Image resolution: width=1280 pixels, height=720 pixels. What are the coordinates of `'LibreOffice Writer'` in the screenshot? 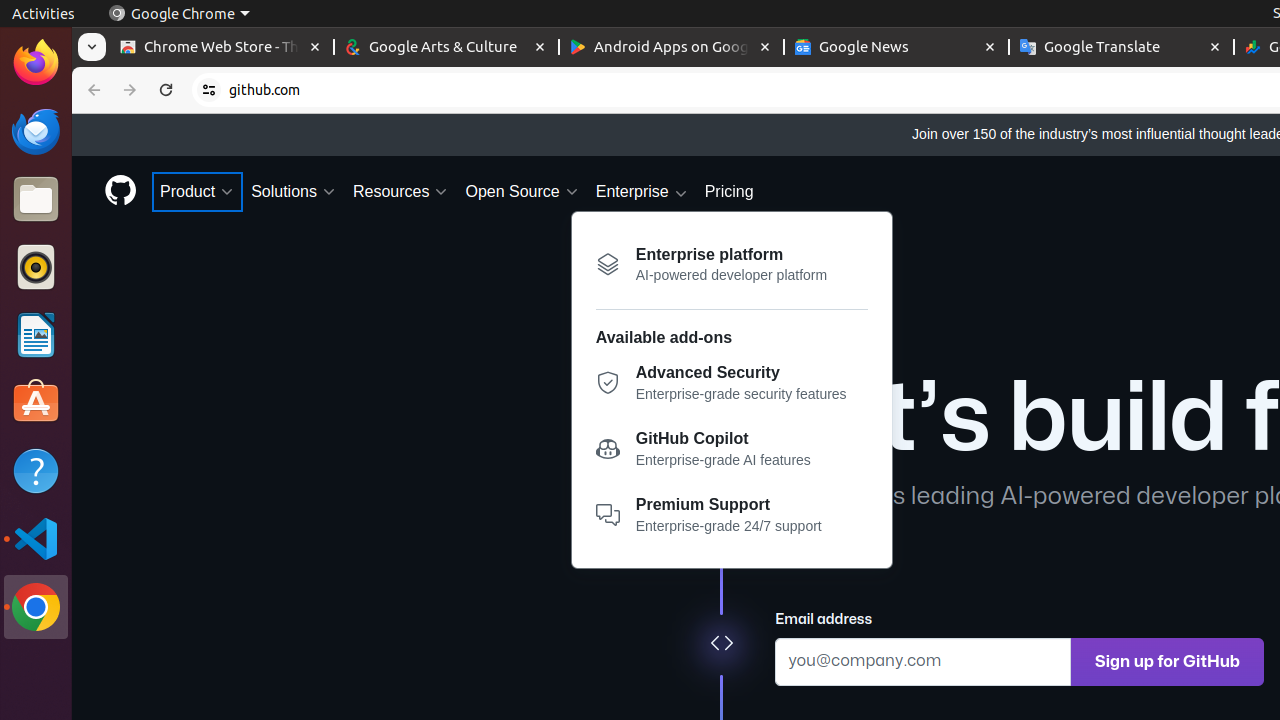 It's located at (35, 334).